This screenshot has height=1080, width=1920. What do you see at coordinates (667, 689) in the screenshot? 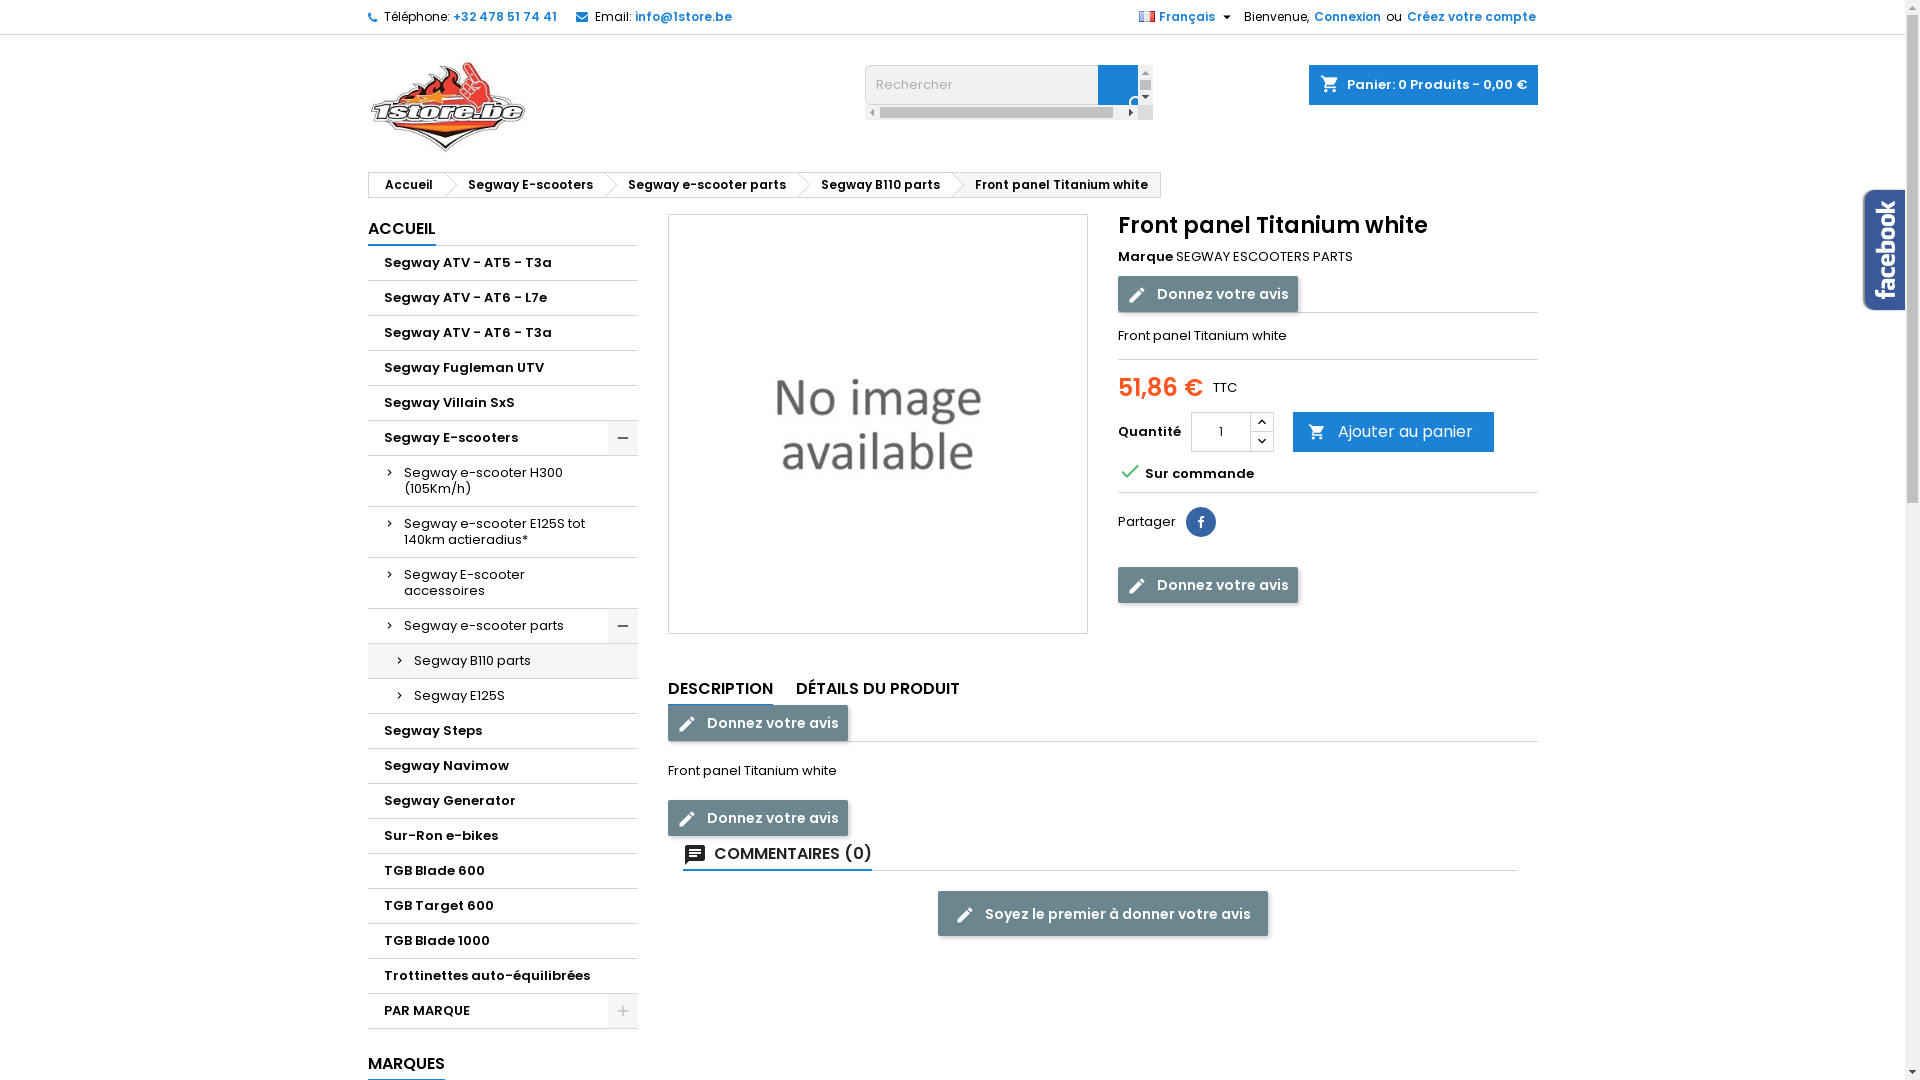
I see `'DESCRIPTION'` at bounding box center [667, 689].